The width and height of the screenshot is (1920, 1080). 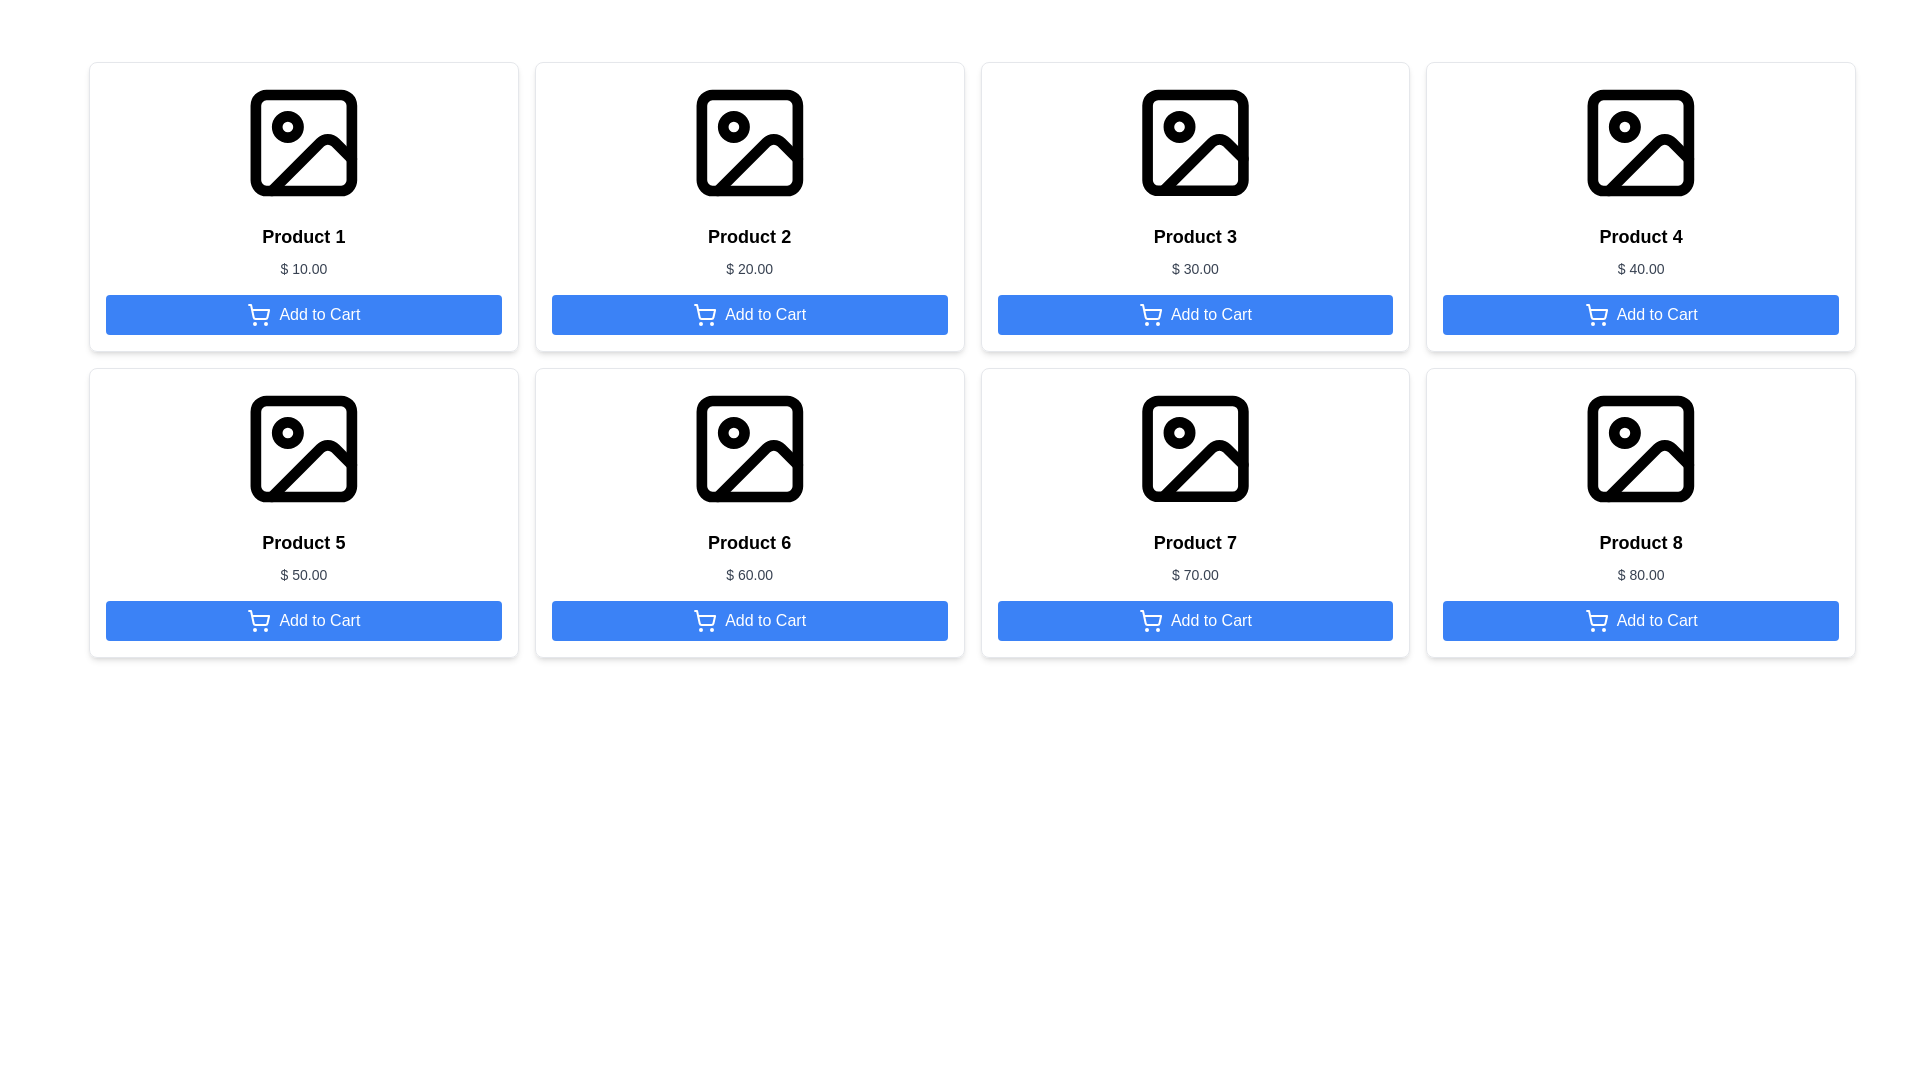 What do you see at coordinates (748, 268) in the screenshot?
I see `the price label displaying '$ 20.00' in gray text, located within the card for 'Product 2', positioned below the product title and above the 'Add to Cart' button` at bounding box center [748, 268].